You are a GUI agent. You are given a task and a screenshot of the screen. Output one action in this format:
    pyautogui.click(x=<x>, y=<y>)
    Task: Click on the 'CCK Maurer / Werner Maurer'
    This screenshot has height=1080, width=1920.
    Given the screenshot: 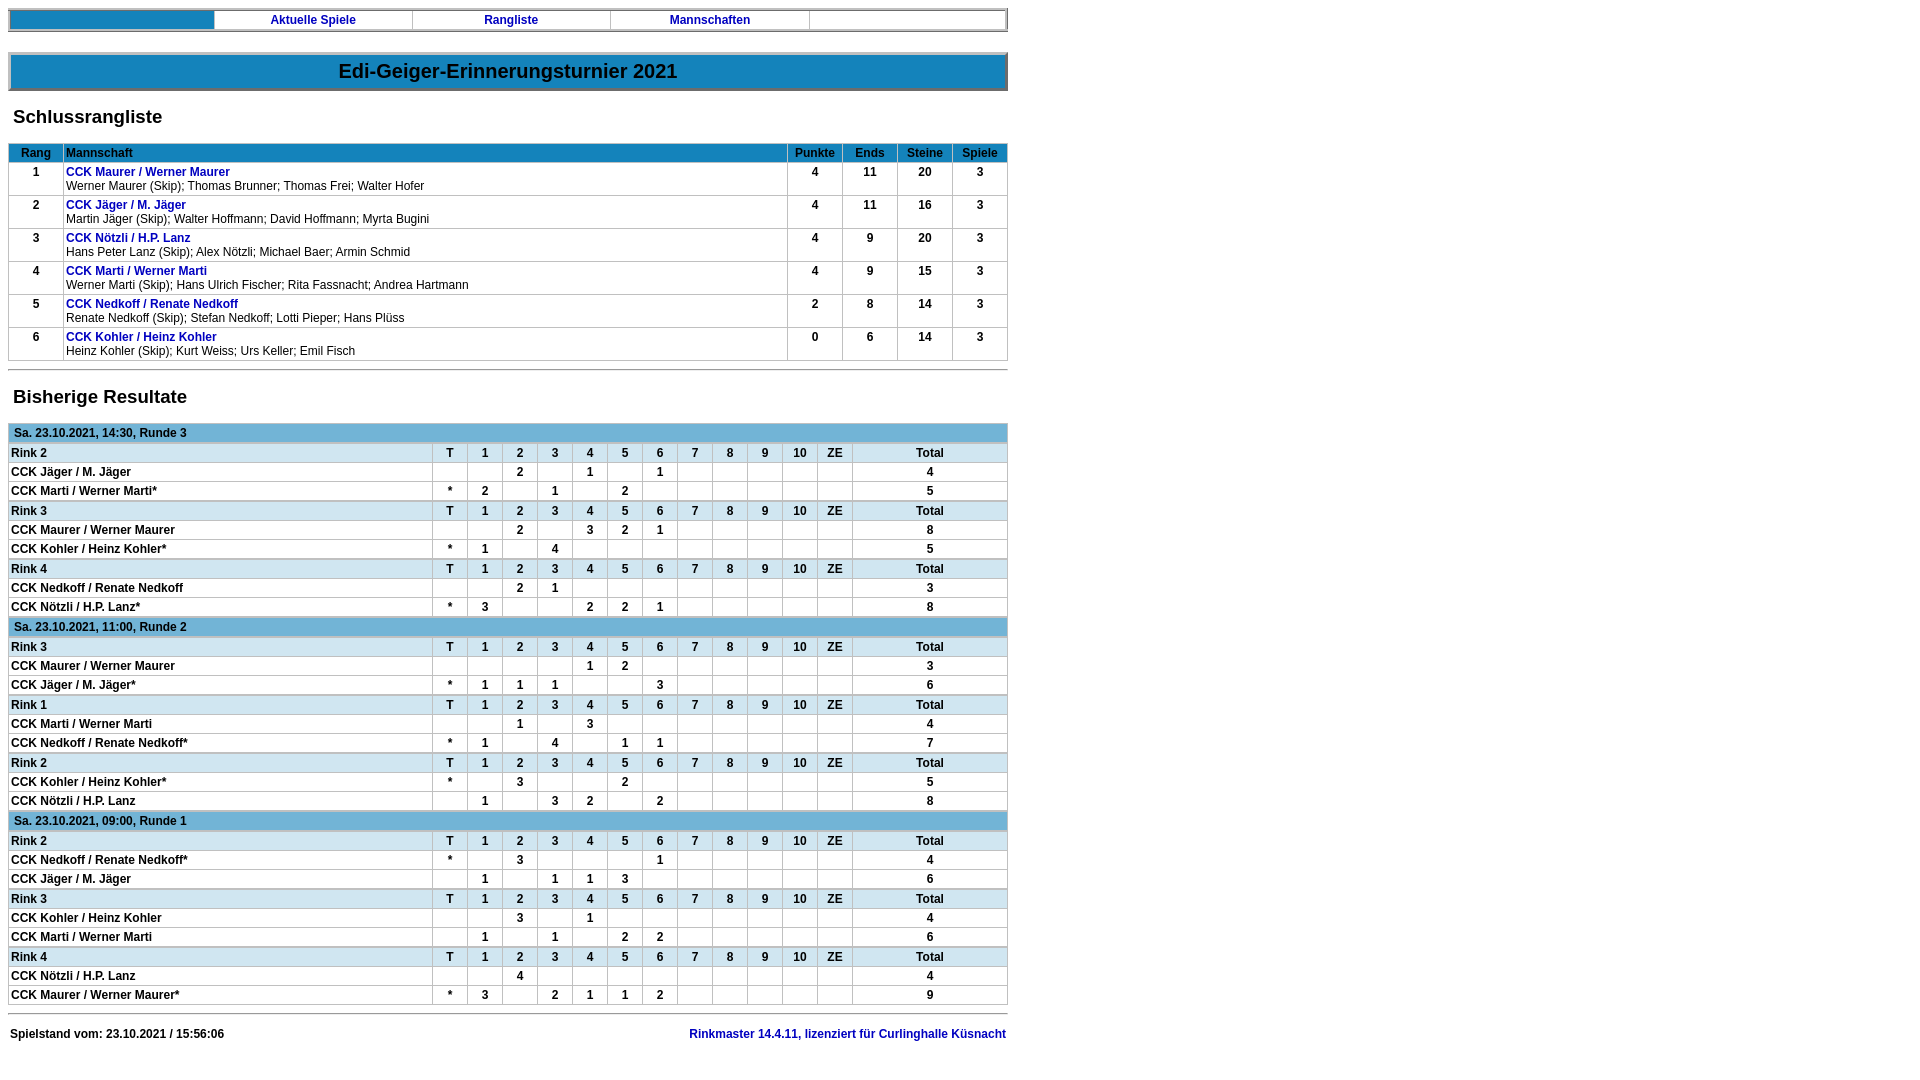 What is the action you would take?
    pyautogui.click(x=66, y=171)
    